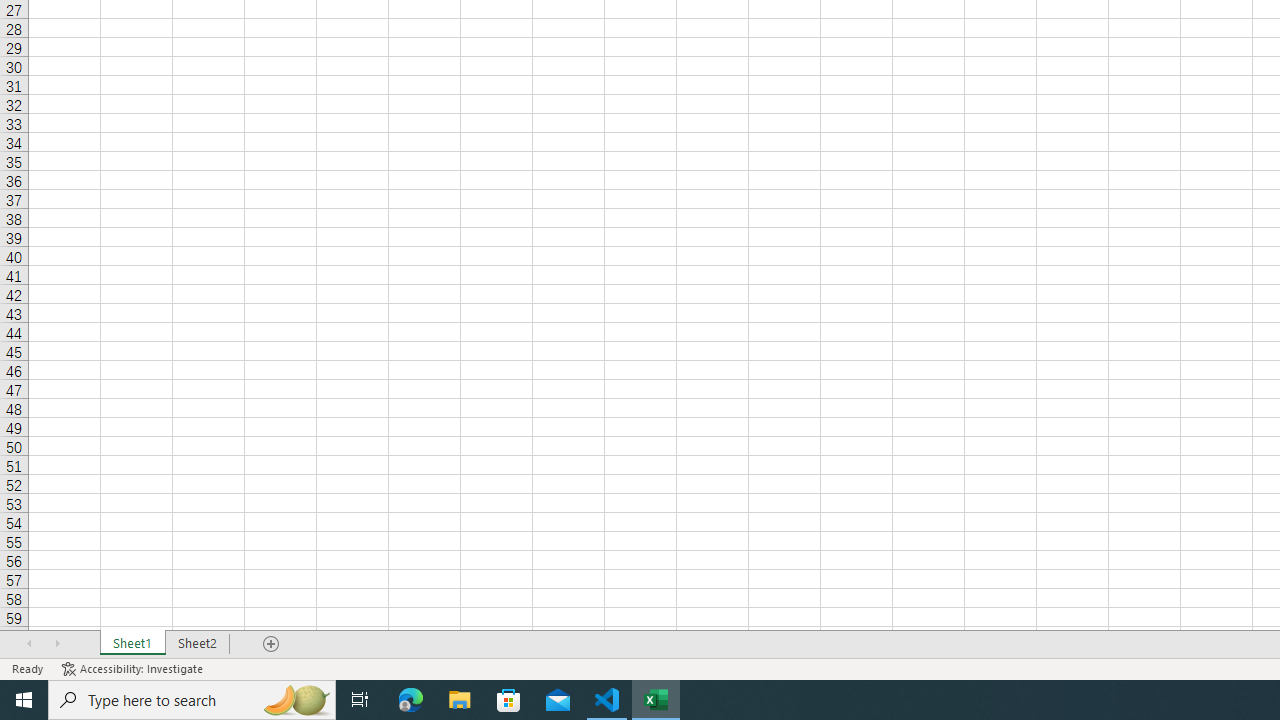 The image size is (1280, 720). Describe the element at coordinates (197, 644) in the screenshot. I see `'Sheet2'` at that location.